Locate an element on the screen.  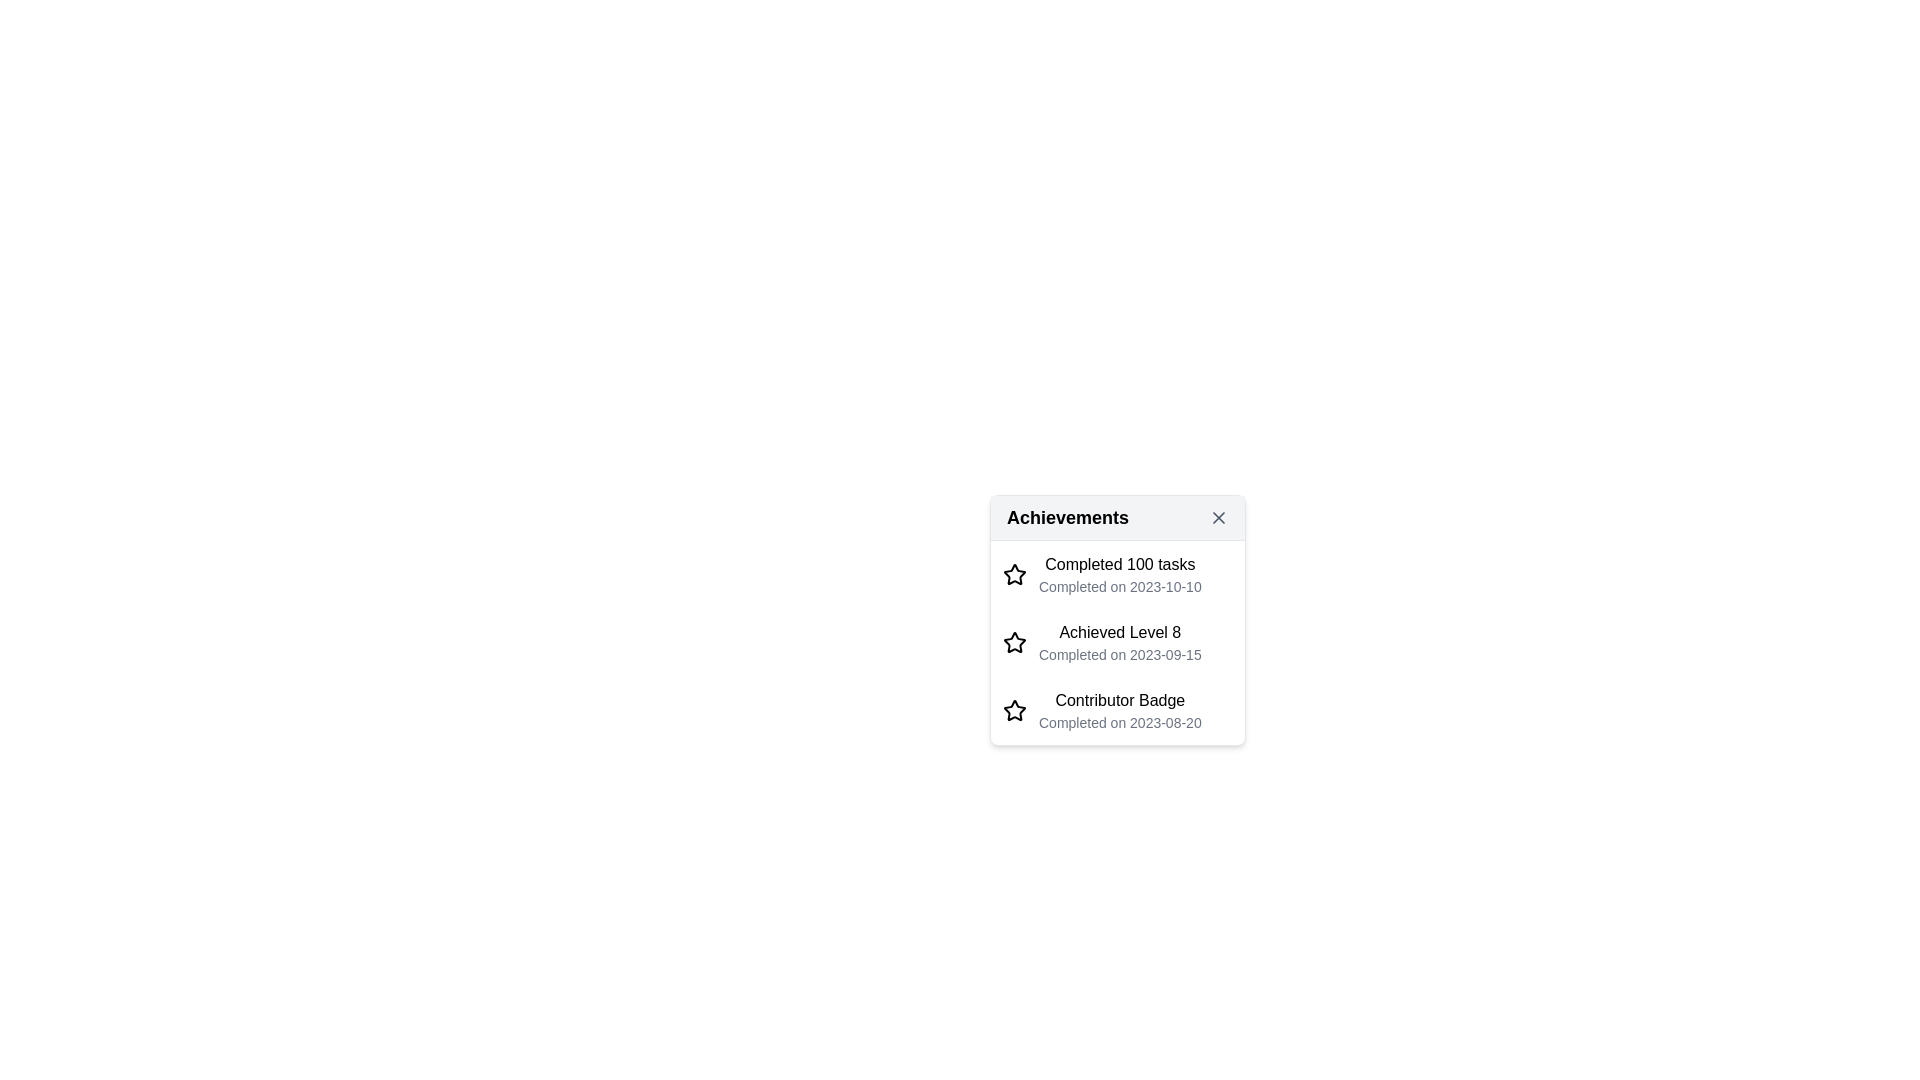
the text label displaying 'Completed on 2023-10-10', which is styled in gray and located below the title 'Completed 100 tasks' is located at coordinates (1120, 585).